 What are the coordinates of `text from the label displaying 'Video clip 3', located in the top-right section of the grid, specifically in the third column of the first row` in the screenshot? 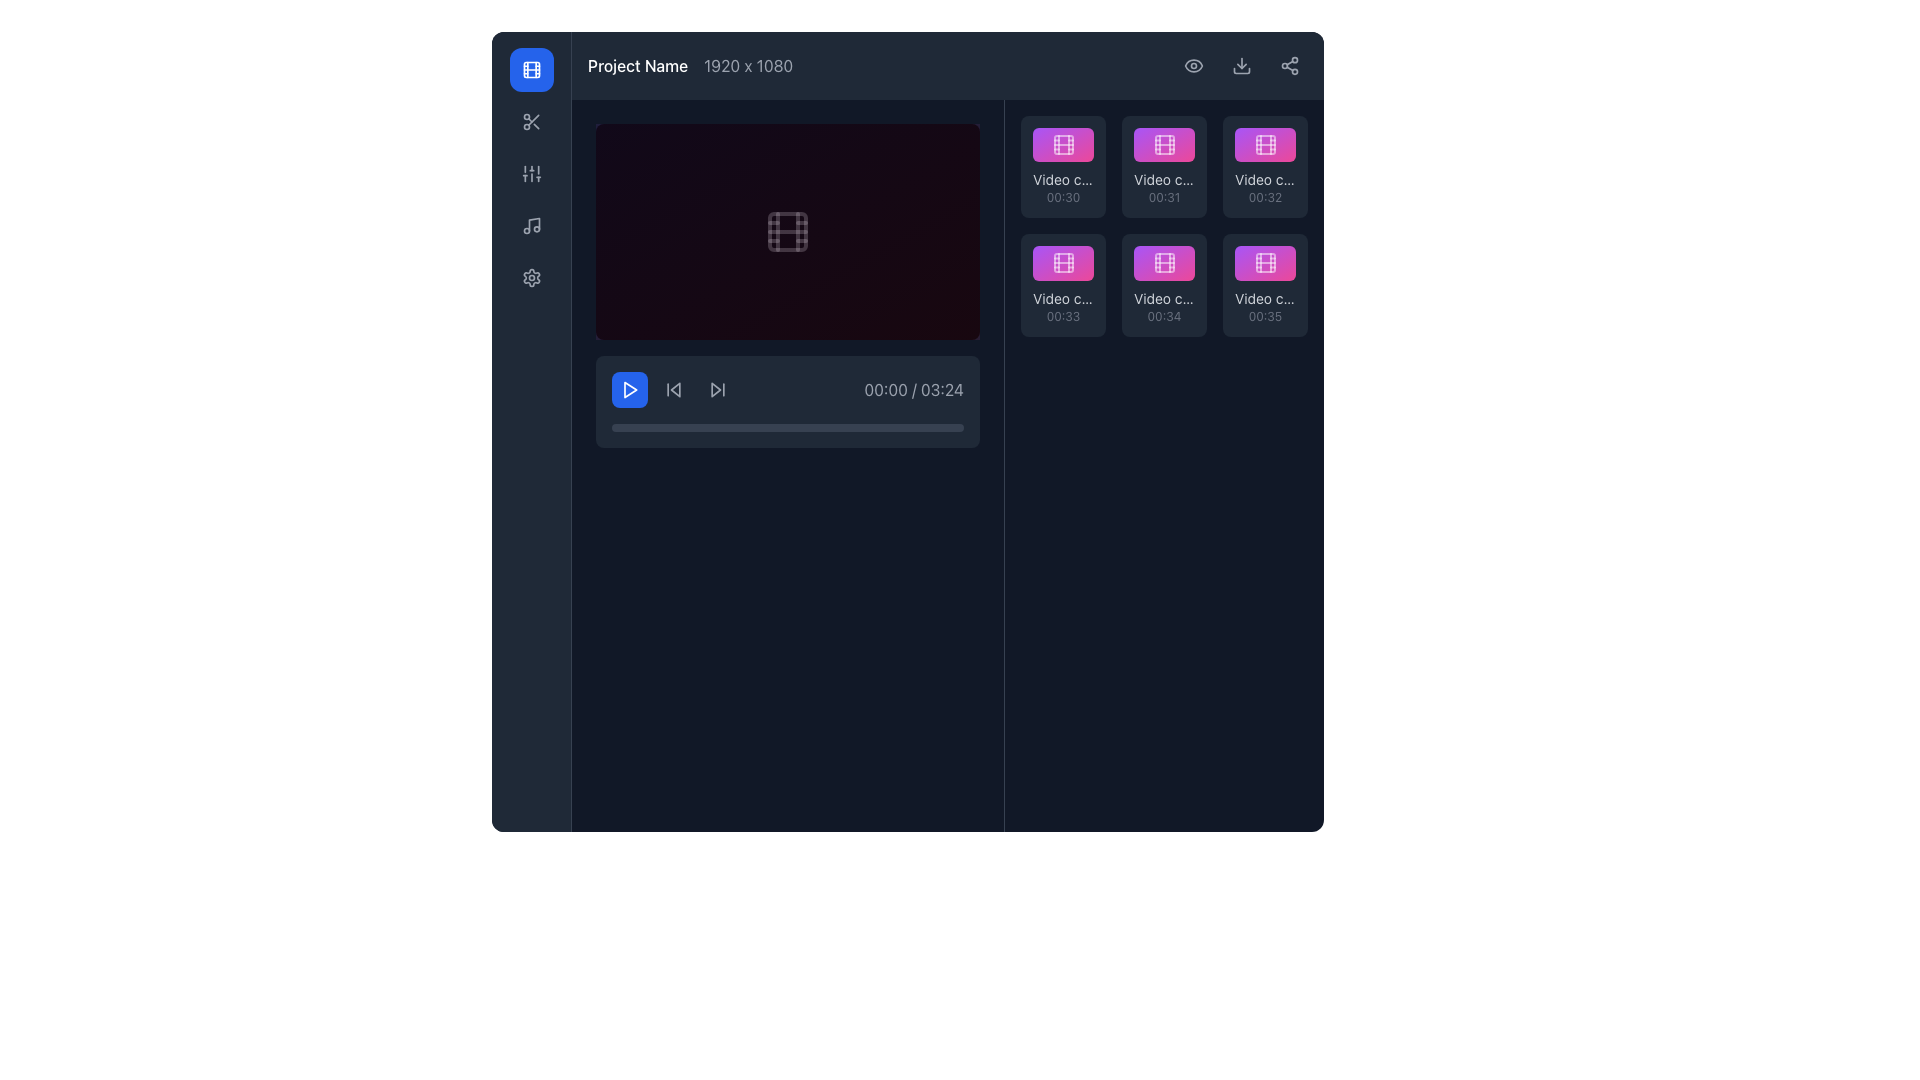 It's located at (1264, 180).